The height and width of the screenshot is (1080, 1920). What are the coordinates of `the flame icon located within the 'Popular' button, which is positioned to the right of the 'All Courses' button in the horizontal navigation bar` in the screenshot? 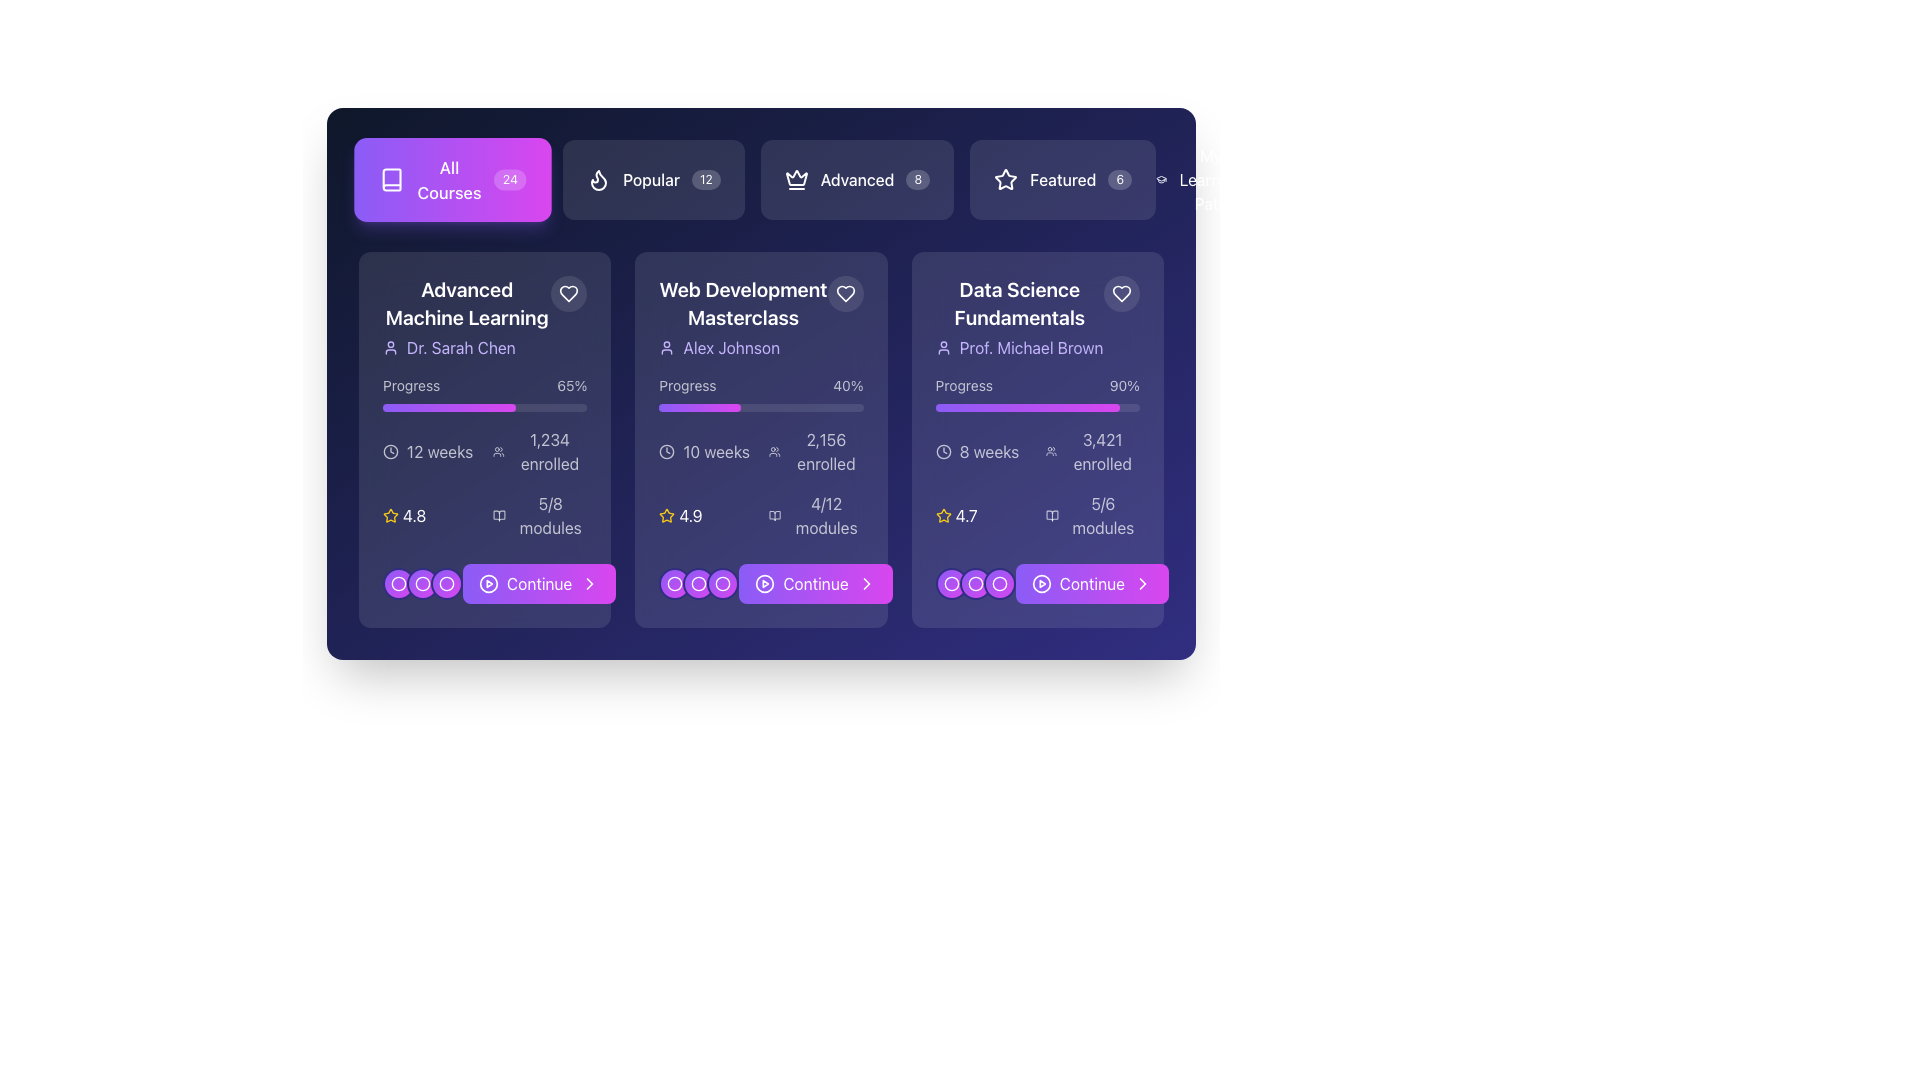 It's located at (598, 180).